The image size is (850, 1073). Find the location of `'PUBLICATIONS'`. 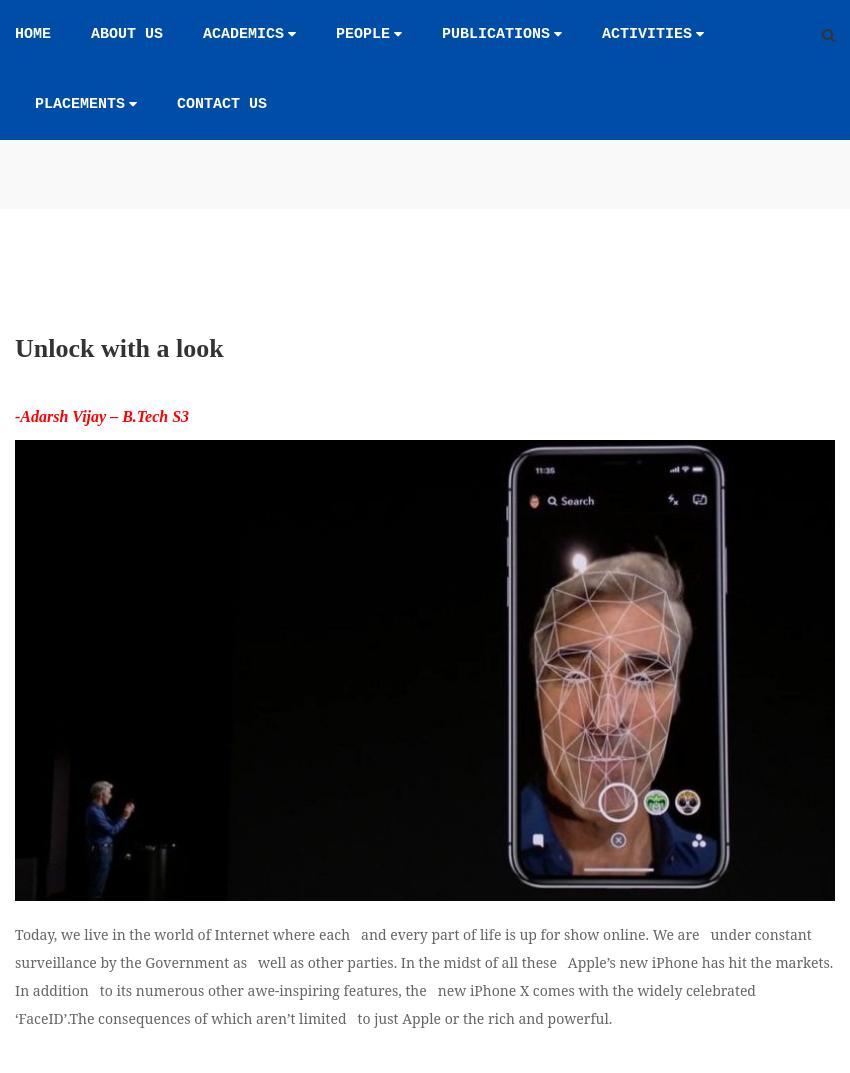

'PUBLICATIONS' is located at coordinates (495, 33).